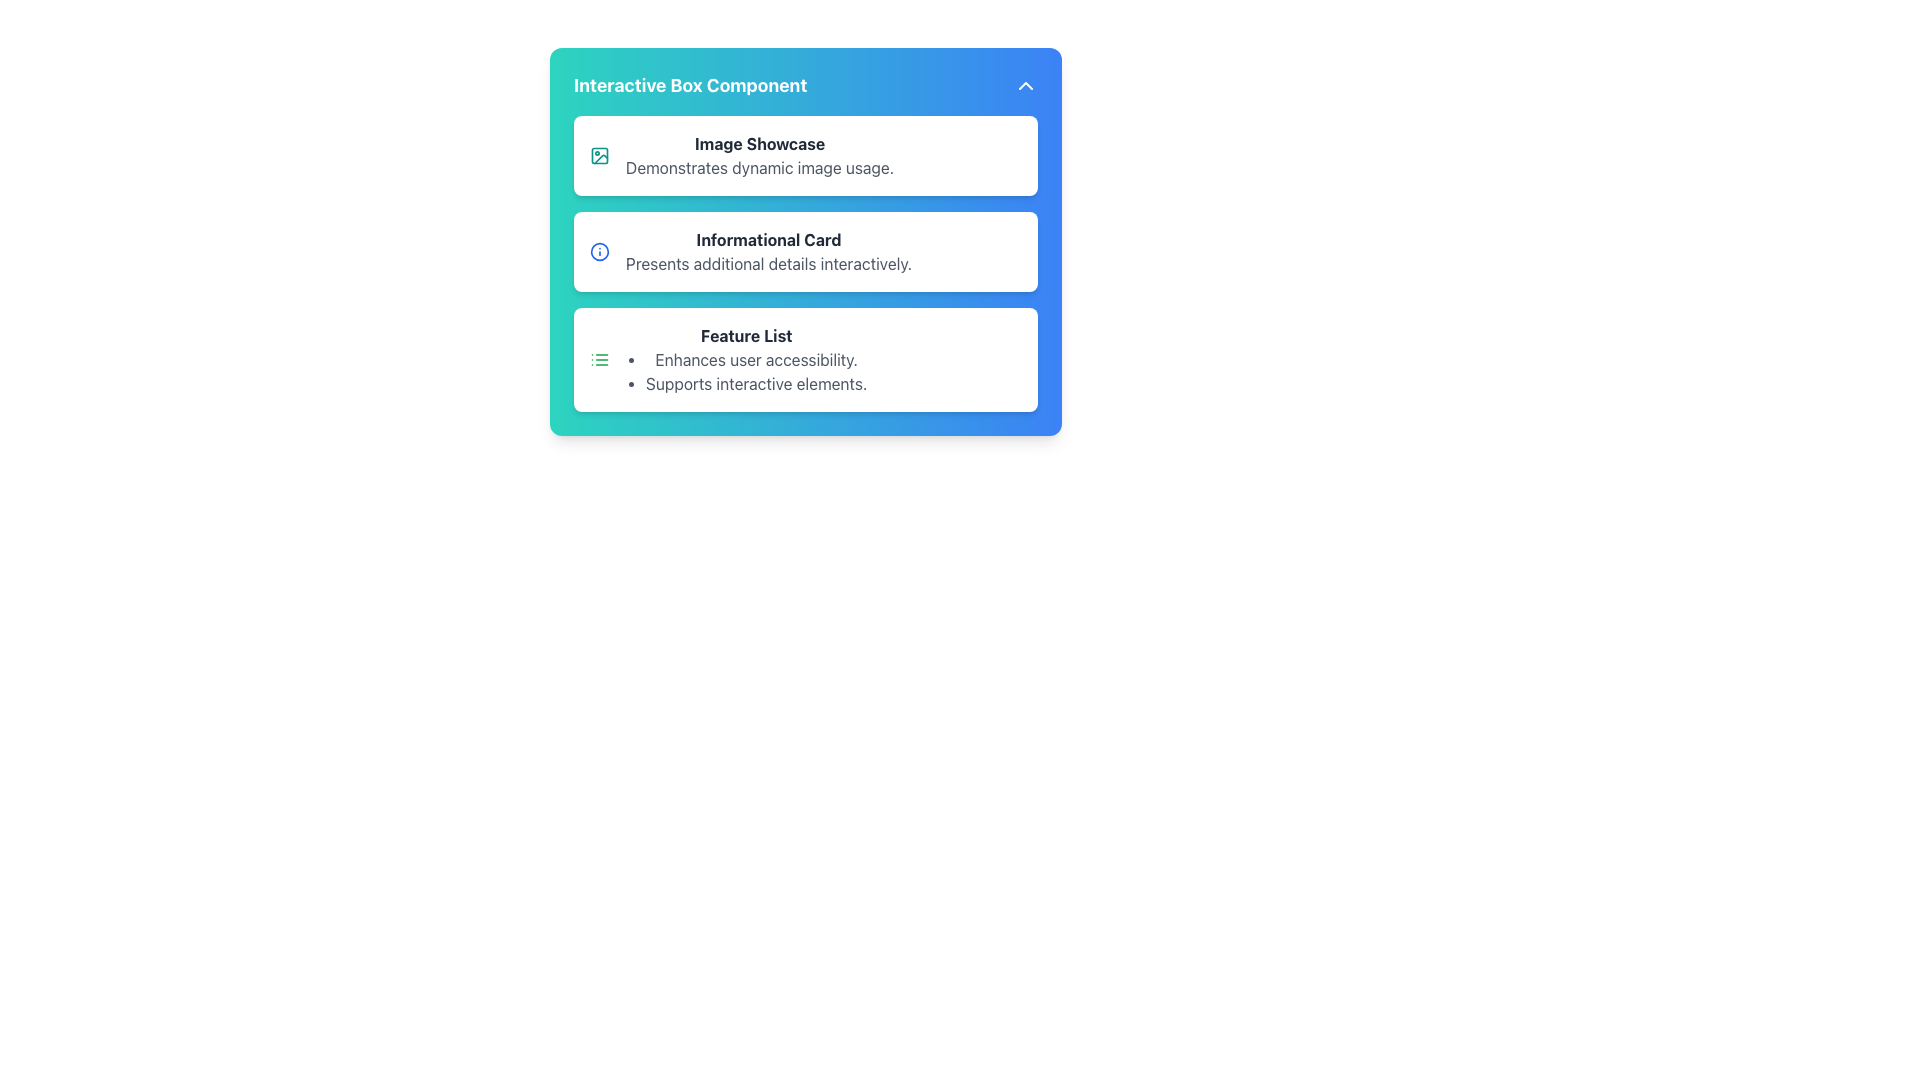 The height and width of the screenshot is (1080, 1920). I want to click on the 'Informational Card' label which is a bold heading followed by a descriptive sentence, located in the middle slot of a vertically arranged list against a blue background, so click(767, 250).